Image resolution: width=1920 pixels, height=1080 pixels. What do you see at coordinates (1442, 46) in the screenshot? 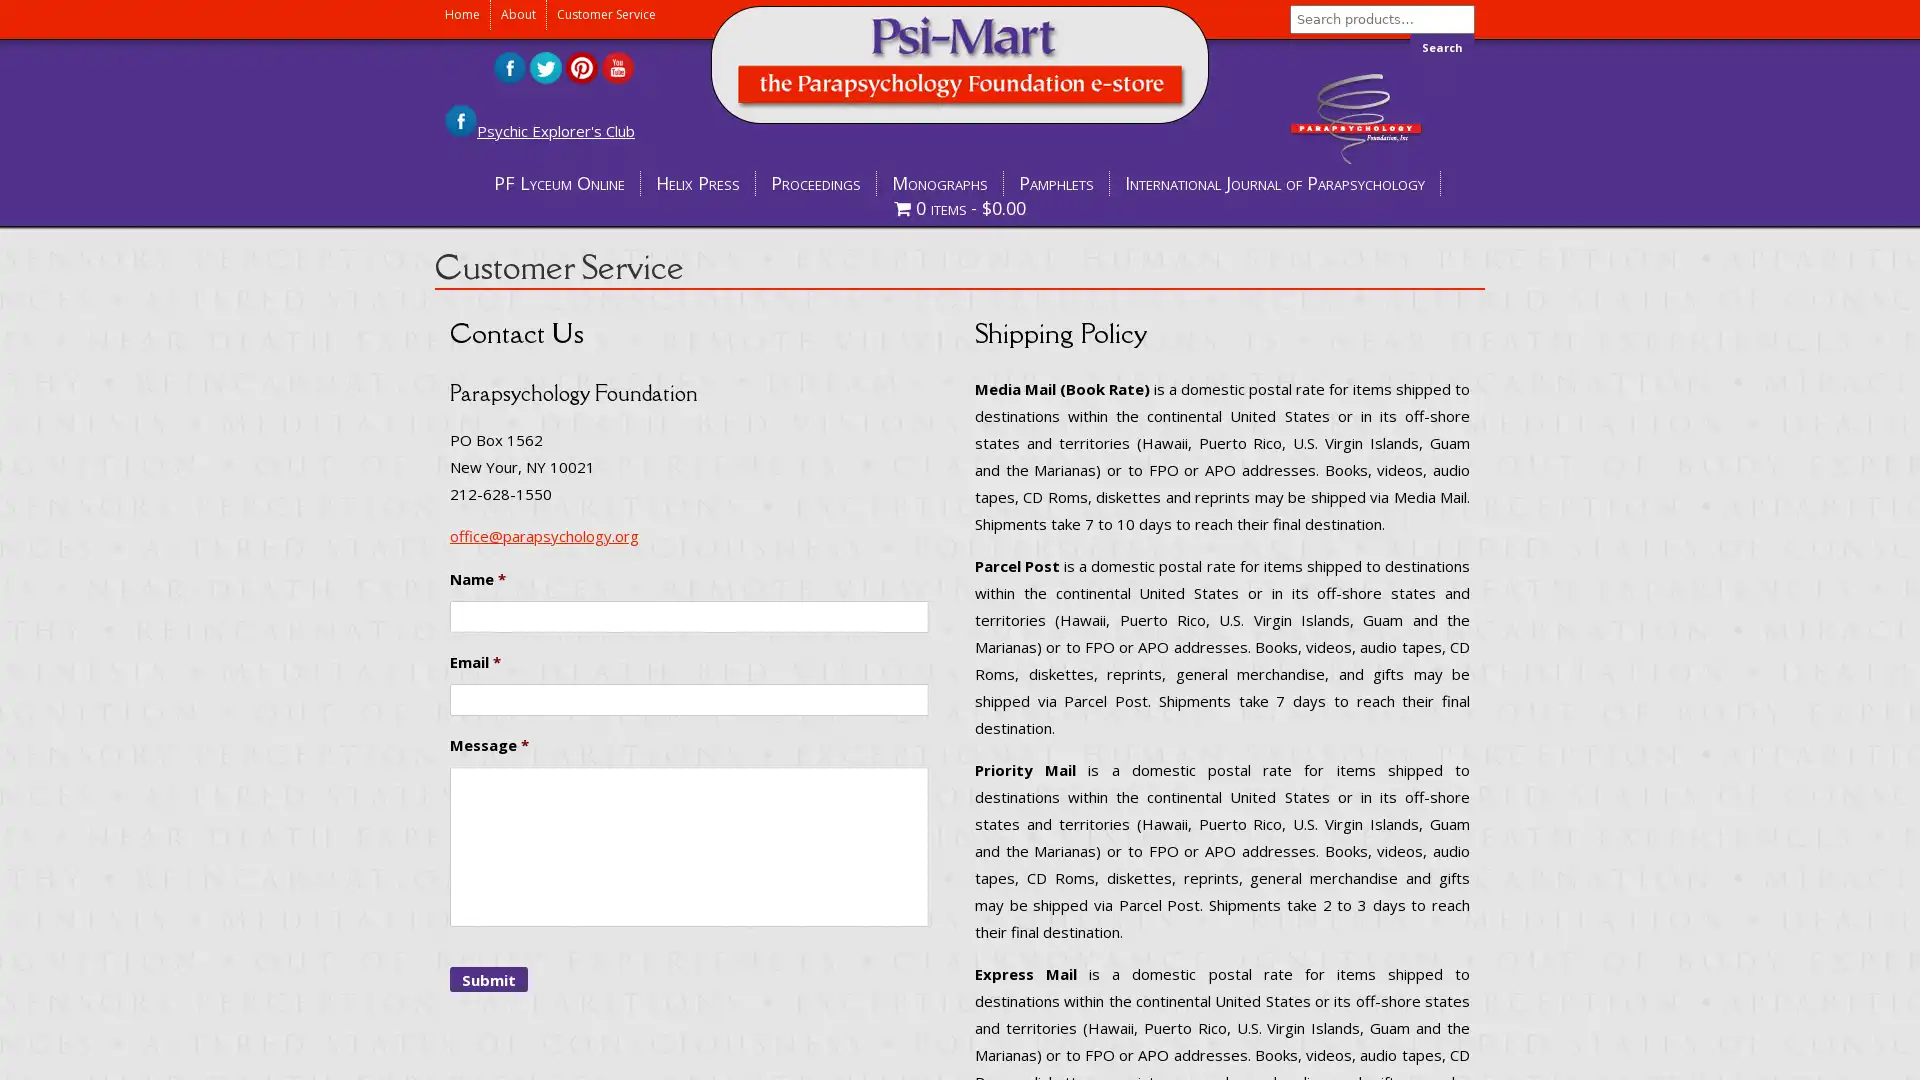
I see `Search` at bounding box center [1442, 46].